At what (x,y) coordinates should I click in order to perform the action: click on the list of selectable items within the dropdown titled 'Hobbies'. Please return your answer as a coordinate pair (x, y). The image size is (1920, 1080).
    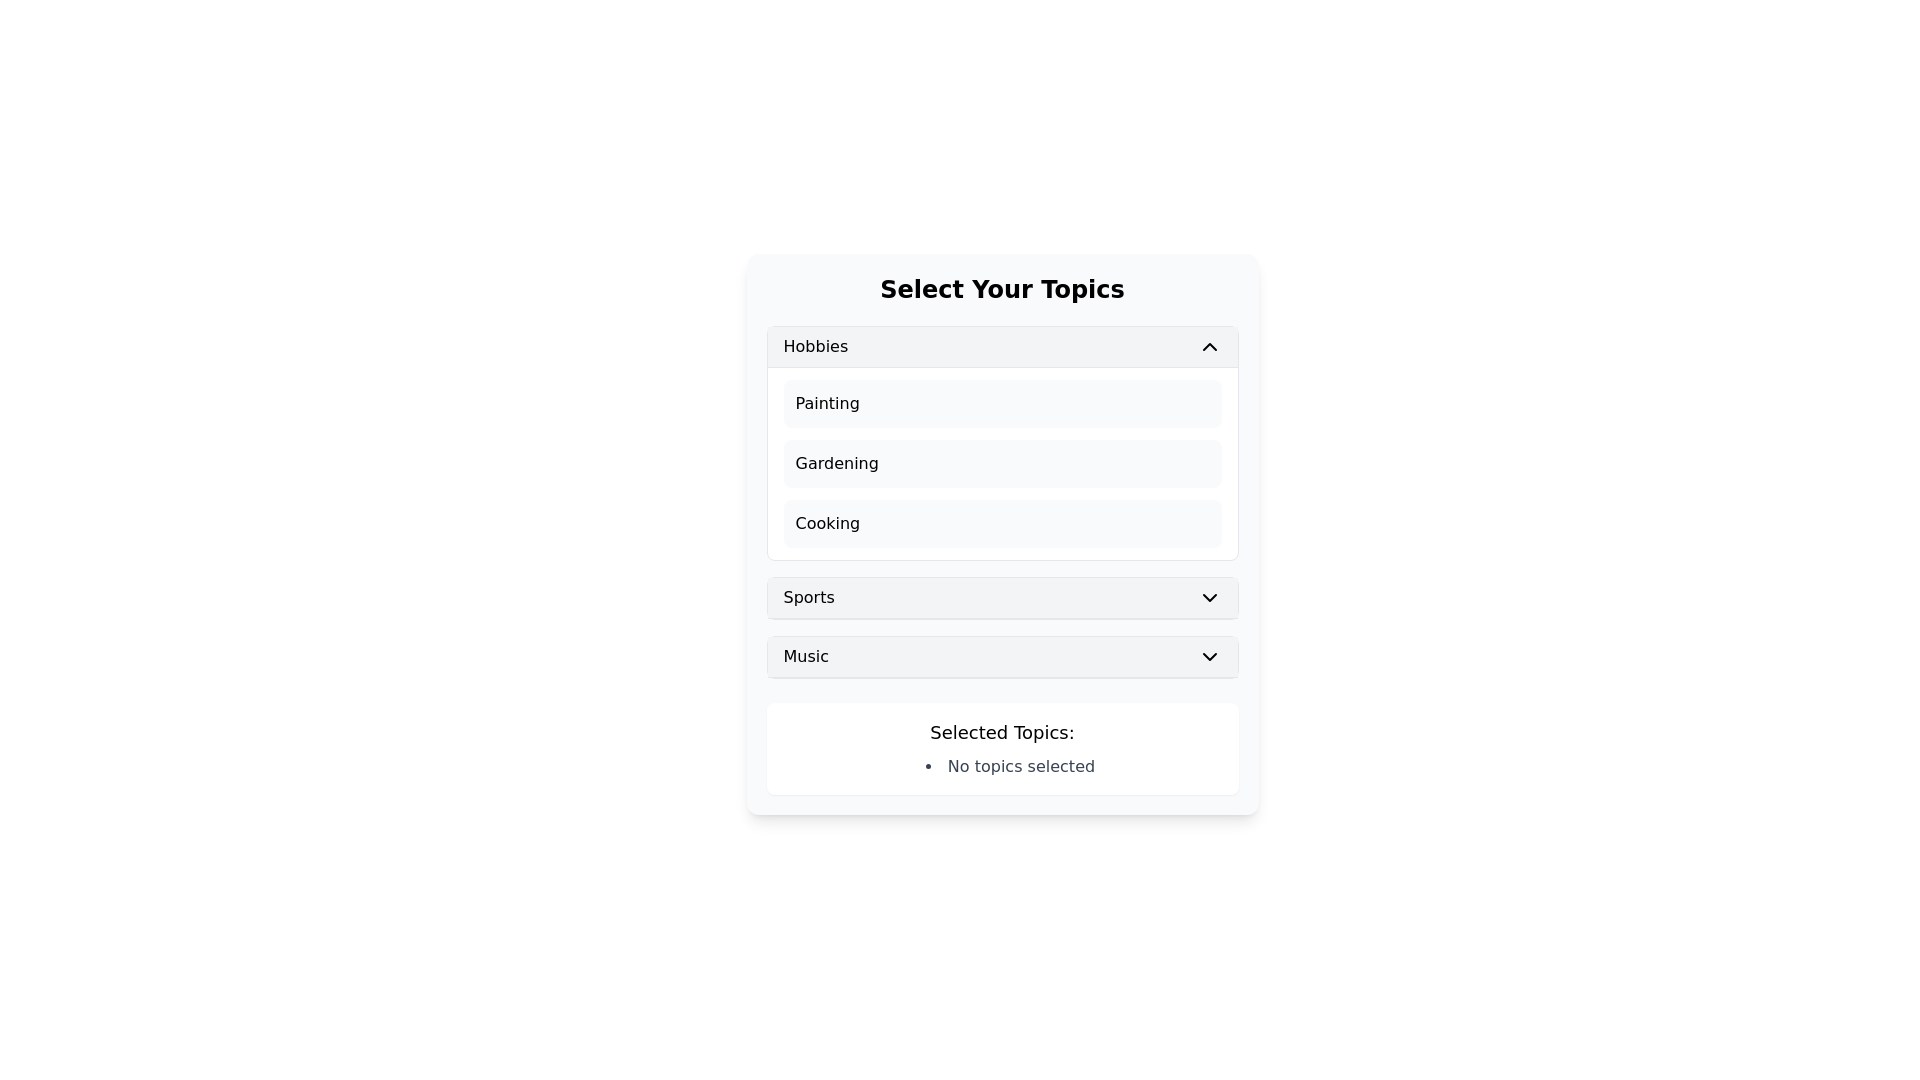
    Looking at the image, I should click on (1002, 501).